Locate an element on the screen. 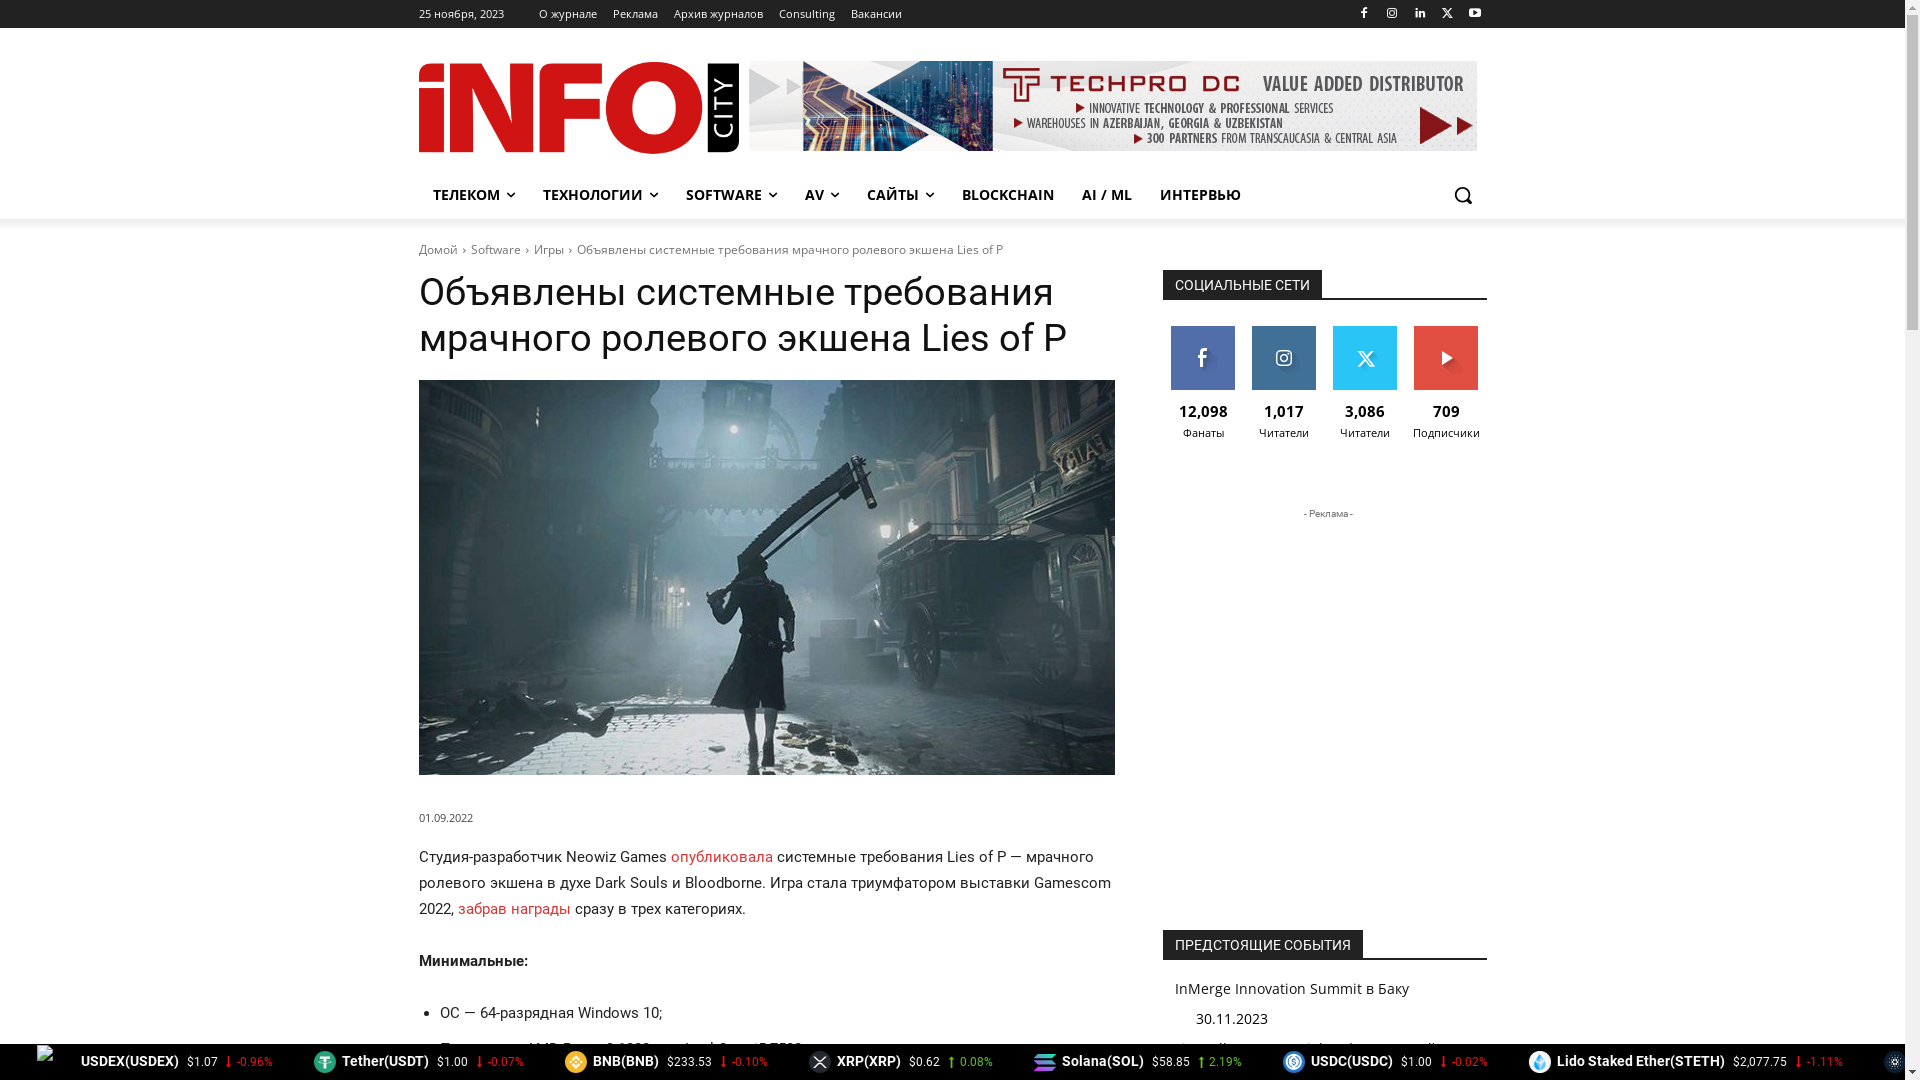 This screenshot has width=1920, height=1080. 'AV' is located at coordinates (820, 195).